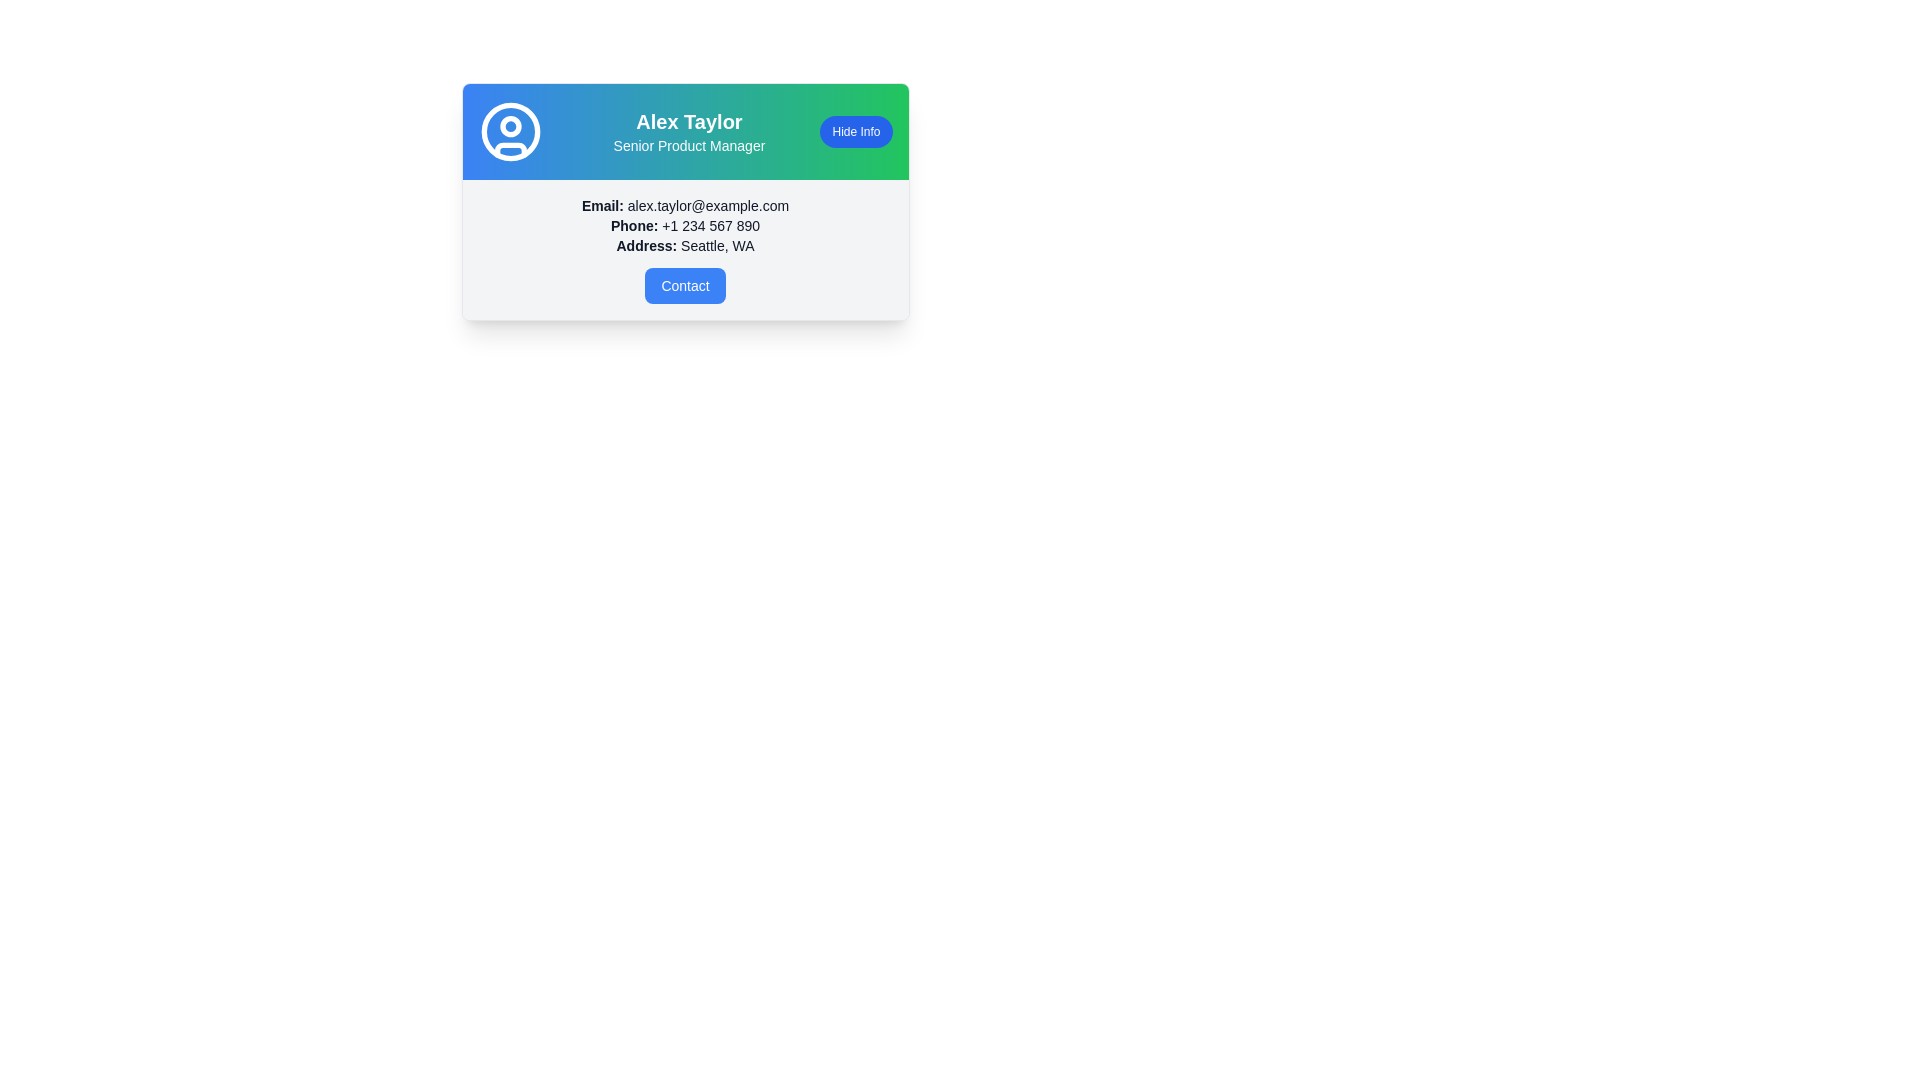 Image resolution: width=1920 pixels, height=1080 pixels. I want to click on the 'Hide Info' button, which is styled with rounded corners and a blue background, located in the top-right section of the interface, so click(856, 131).